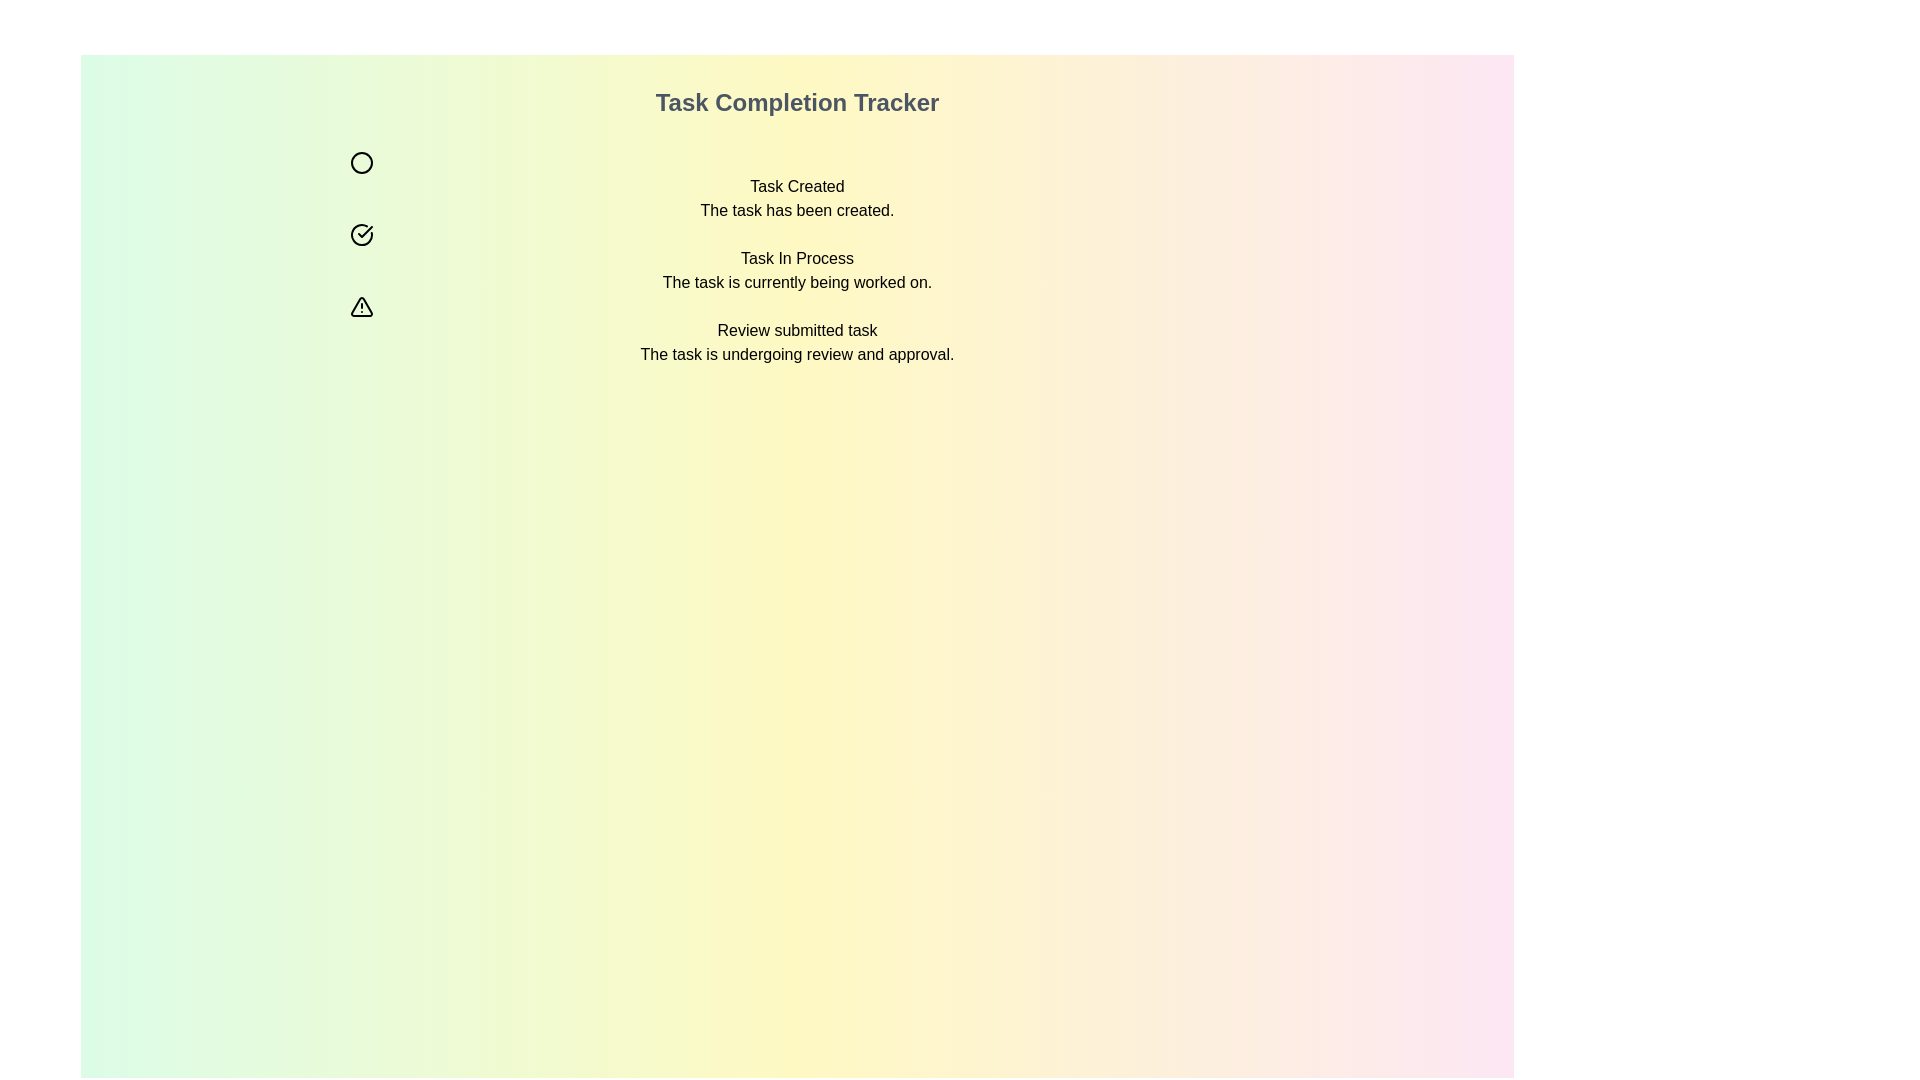 Image resolution: width=1920 pixels, height=1080 pixels. Describe the element at coordinates (796, 186) in the screenshot. I see `the status indicator text block with an accompanying icon that signifies a task has been created, located below the 'Task Completion Tracker' title` at that location.